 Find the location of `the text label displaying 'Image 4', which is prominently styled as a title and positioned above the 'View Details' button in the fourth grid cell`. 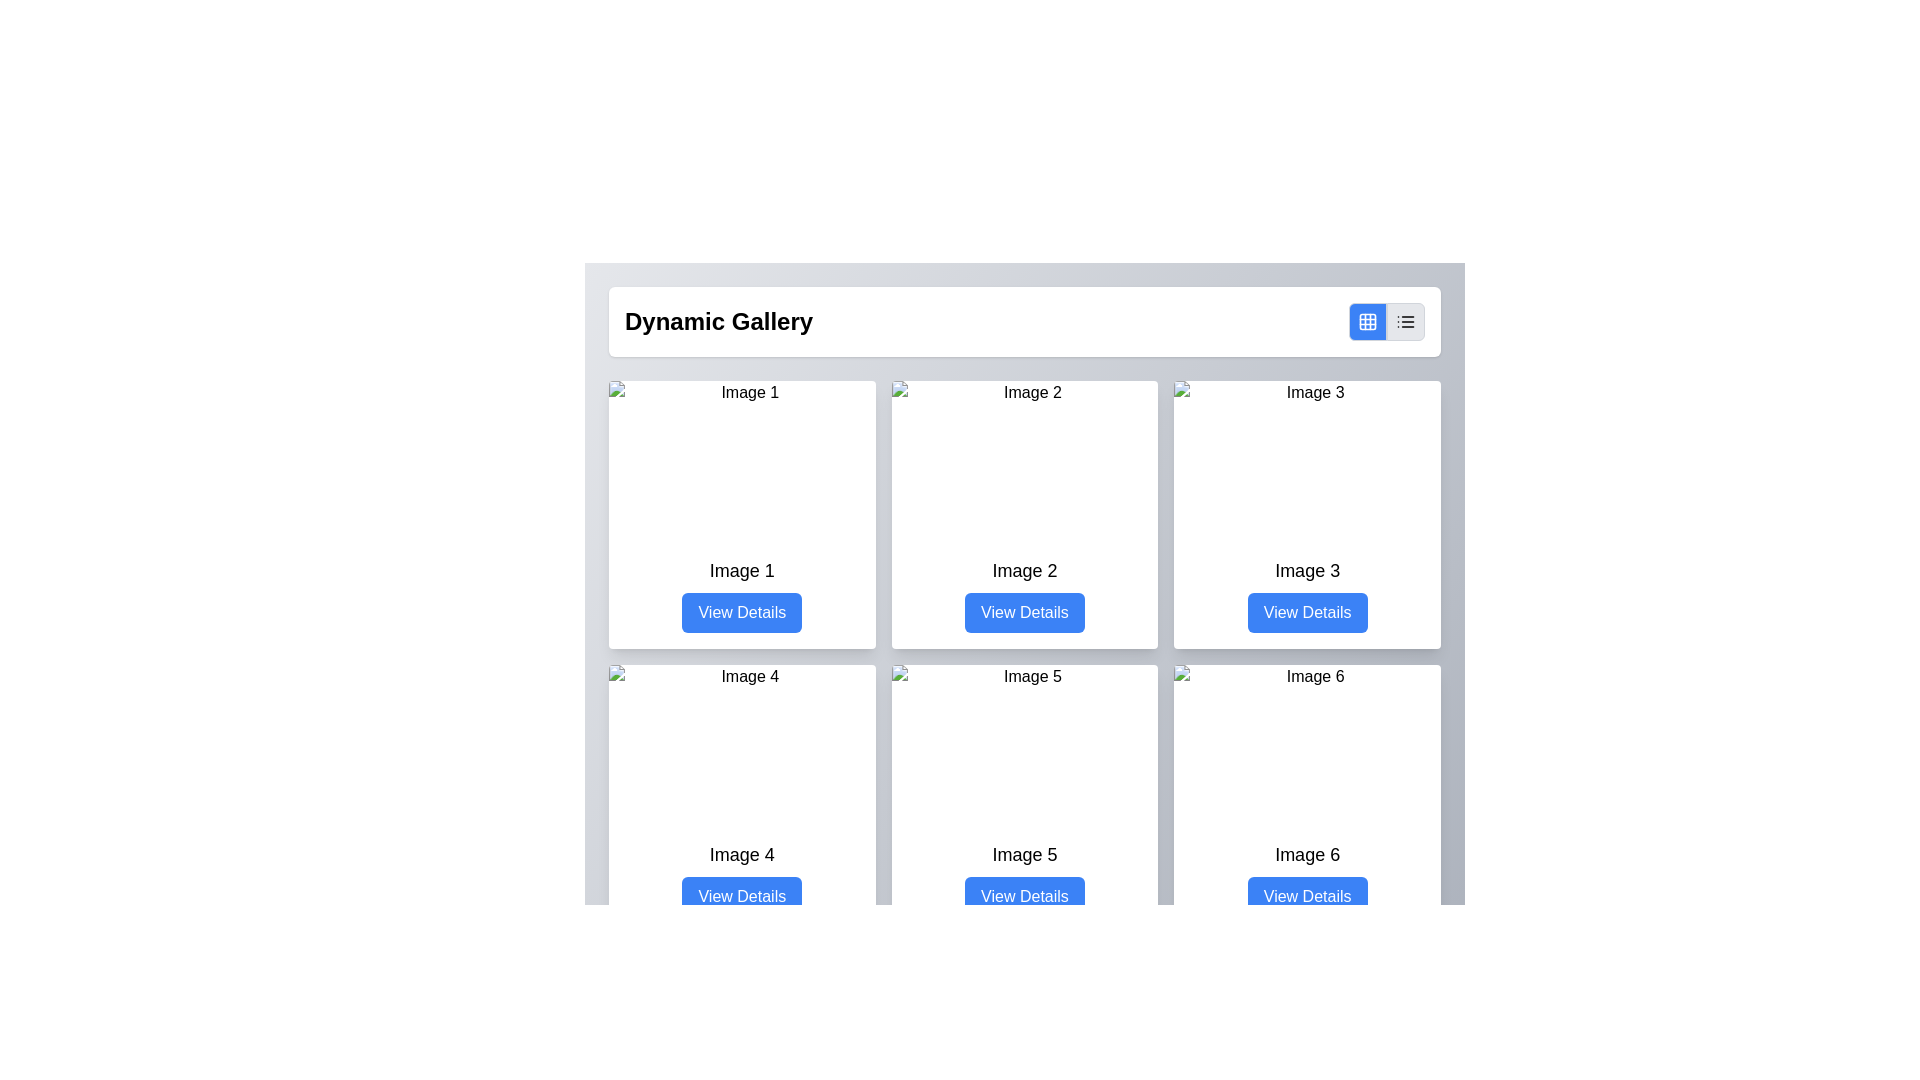

the text label displaying 'Image 4', which is prominently styled as a title and positioned above the 'View Details' button in the fourth grid cell is located at coordinates (741, 855).